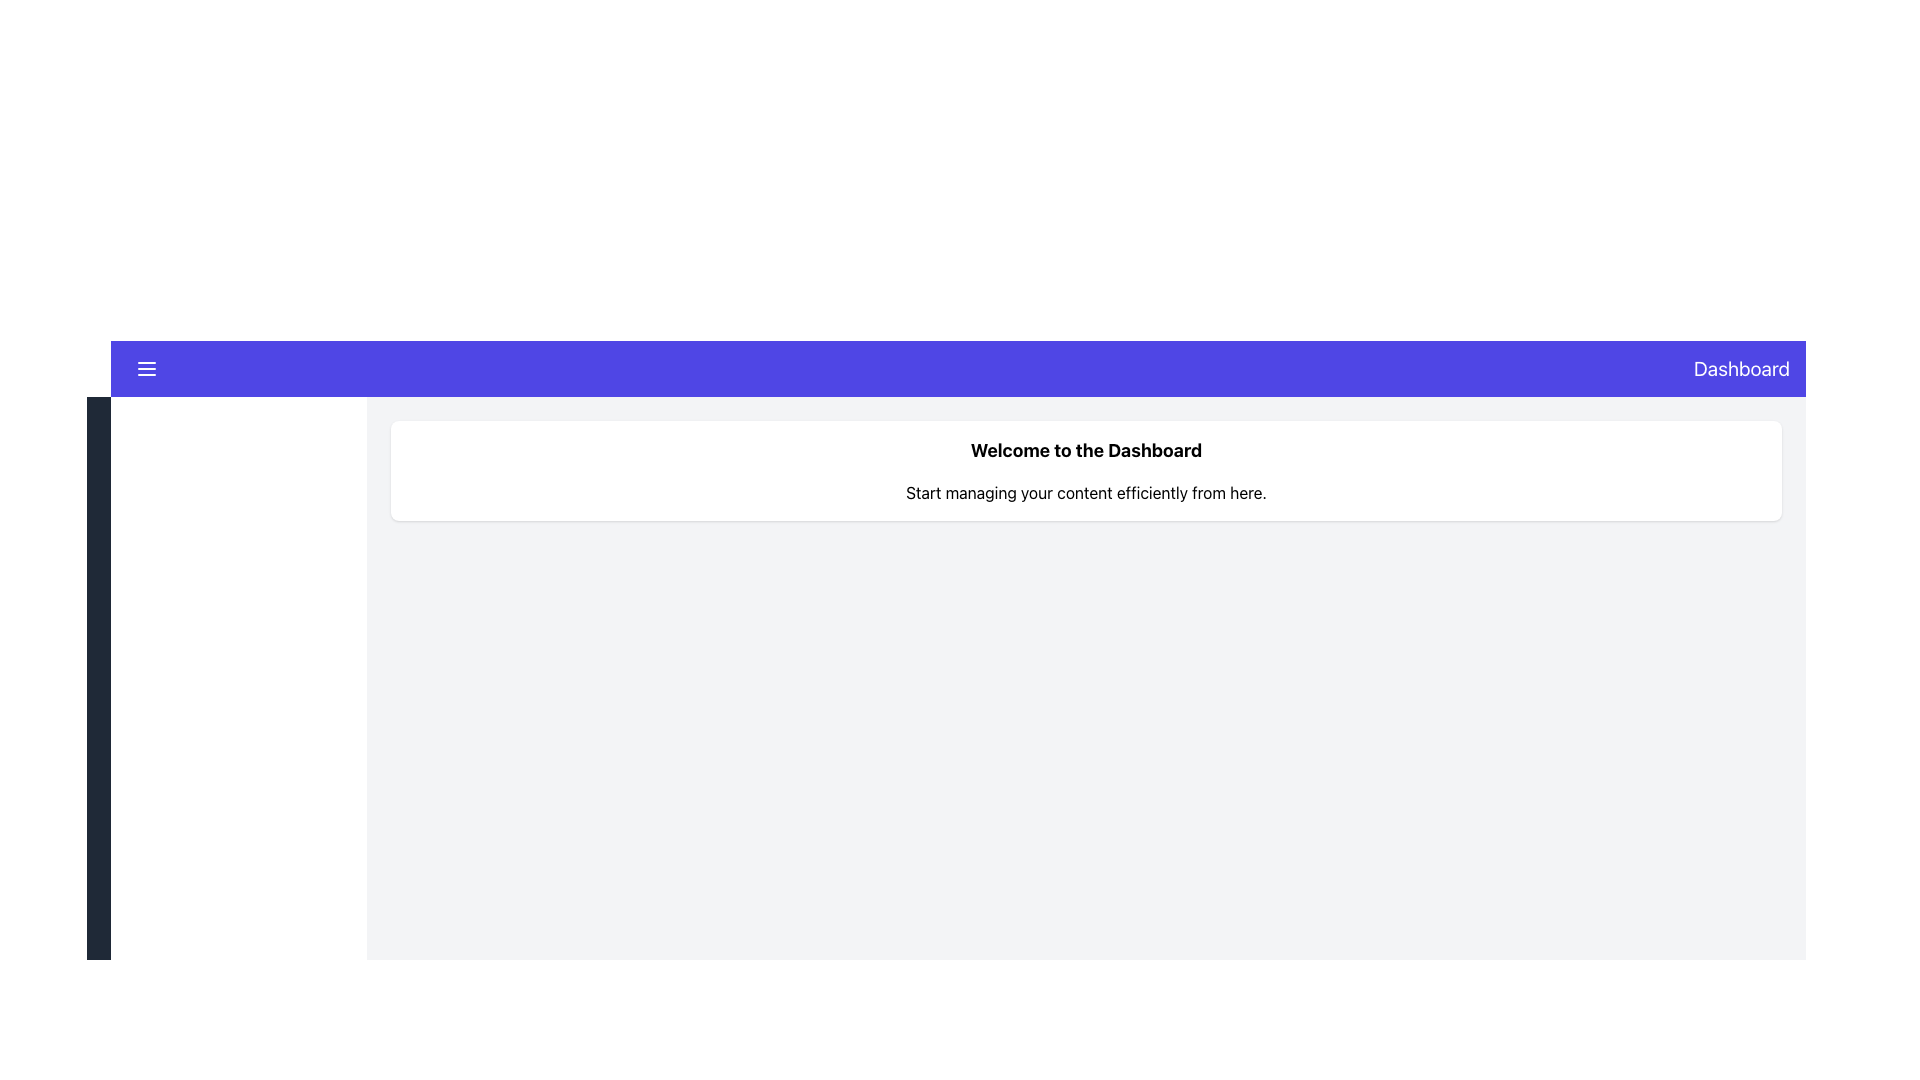 Image resolution: width=1920 pixels, height=1080 pixels. What do you see at coordinates (1741, 369) in the screenshot?
I see `text label displaying 'Dashboard' in white on a purple background, located at the top right corner of the interface` at bounding box center [1741, 369].